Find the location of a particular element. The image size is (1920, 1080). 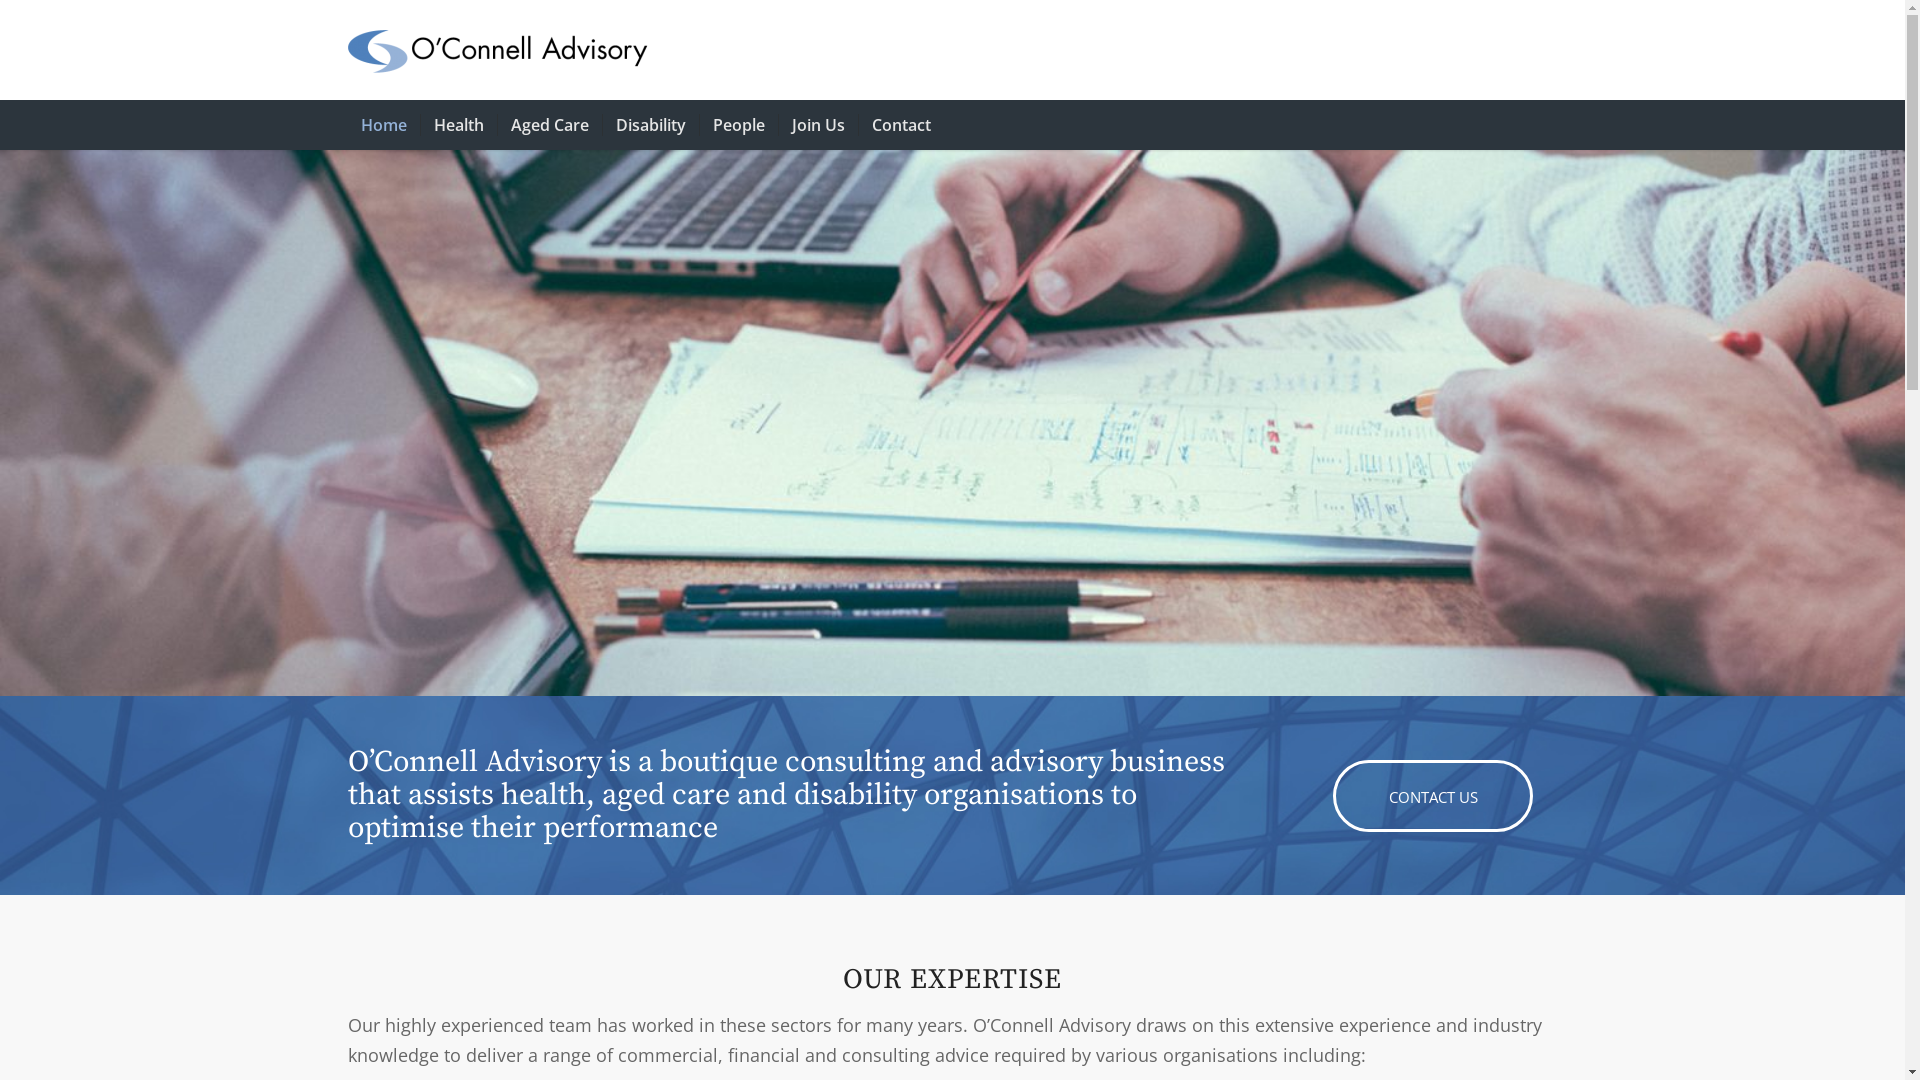

'CONTACT US' is located at coordinates (1432, 794).